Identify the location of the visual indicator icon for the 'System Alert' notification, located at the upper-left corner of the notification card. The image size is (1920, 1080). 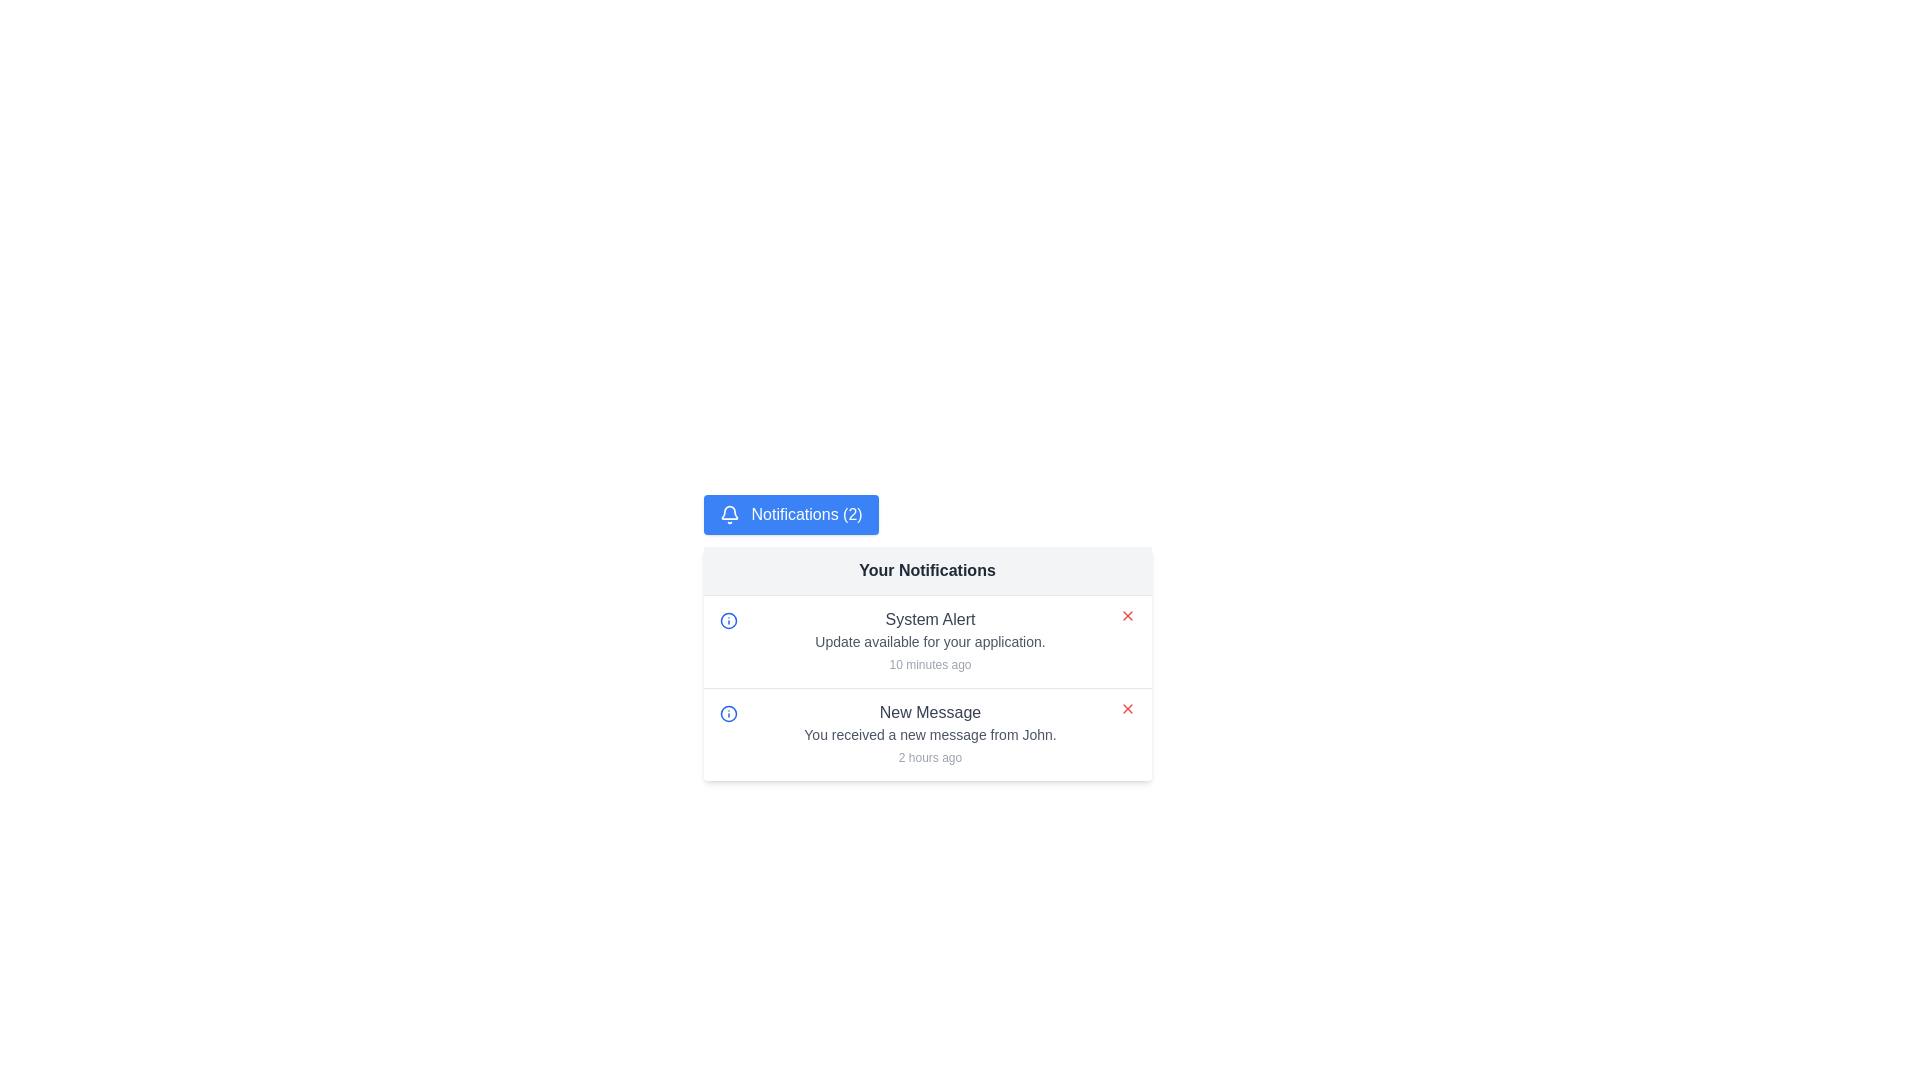
(727, 620).